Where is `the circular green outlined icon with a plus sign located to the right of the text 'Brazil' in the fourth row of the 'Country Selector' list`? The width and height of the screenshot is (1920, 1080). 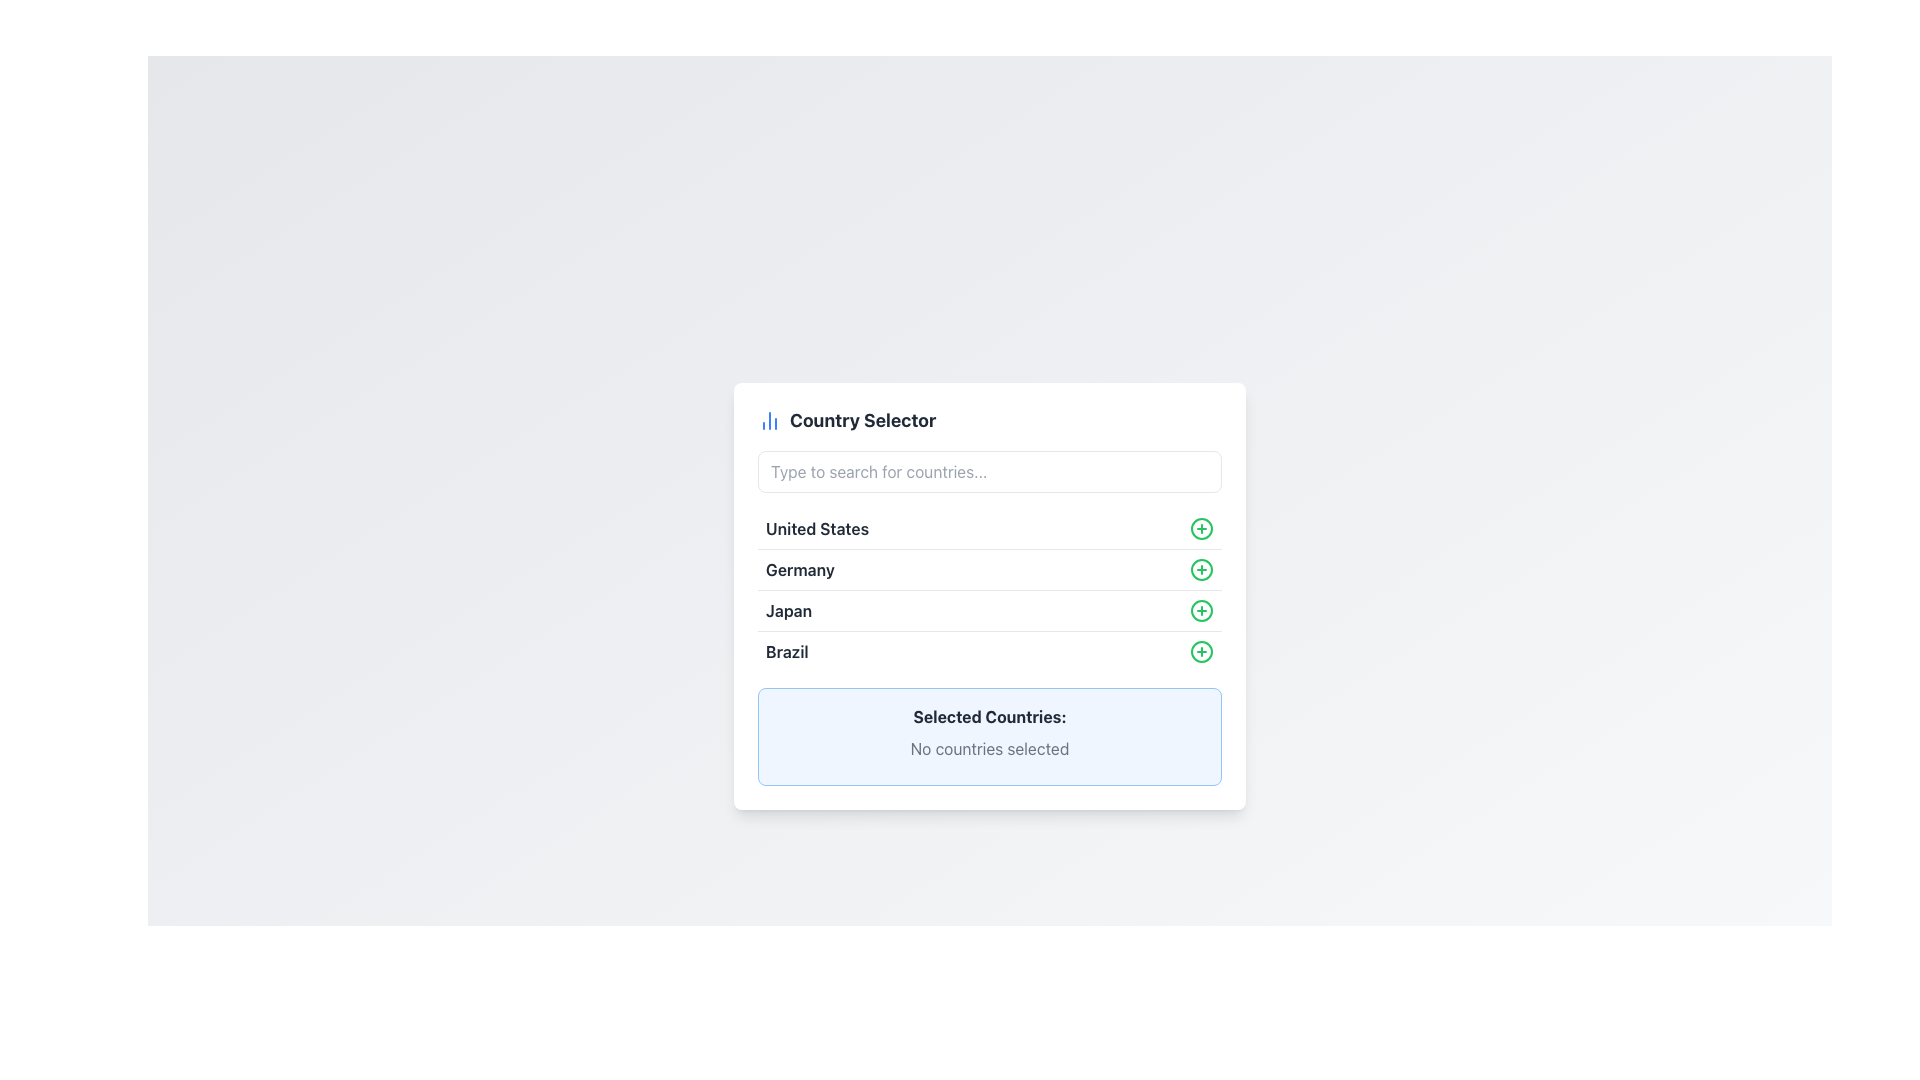
the circular green outlined icon with a plus sign located to the right of the text 'Brazil' in the fourth row of the 'Country Selector' list is located at coordinates (1200, 651).